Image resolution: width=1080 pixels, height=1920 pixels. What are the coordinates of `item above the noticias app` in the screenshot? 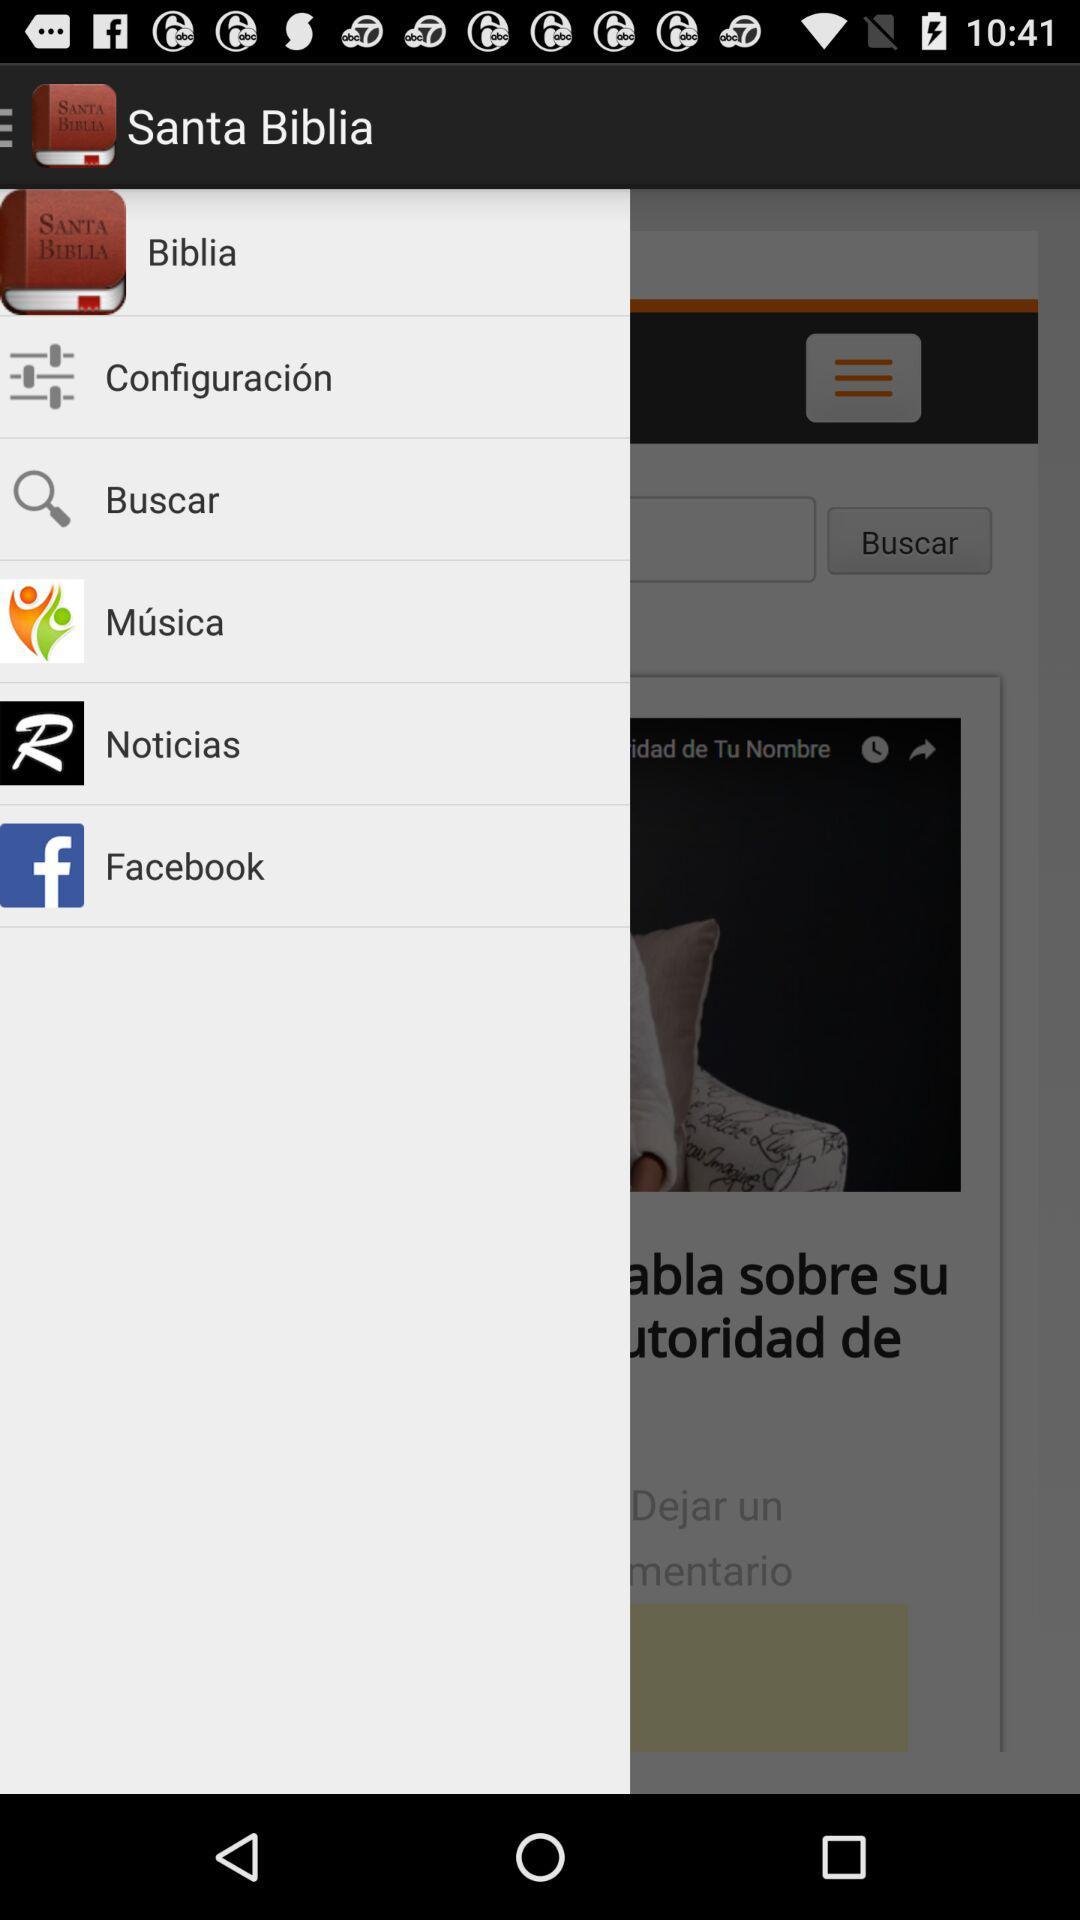 It's located at (356, 620).